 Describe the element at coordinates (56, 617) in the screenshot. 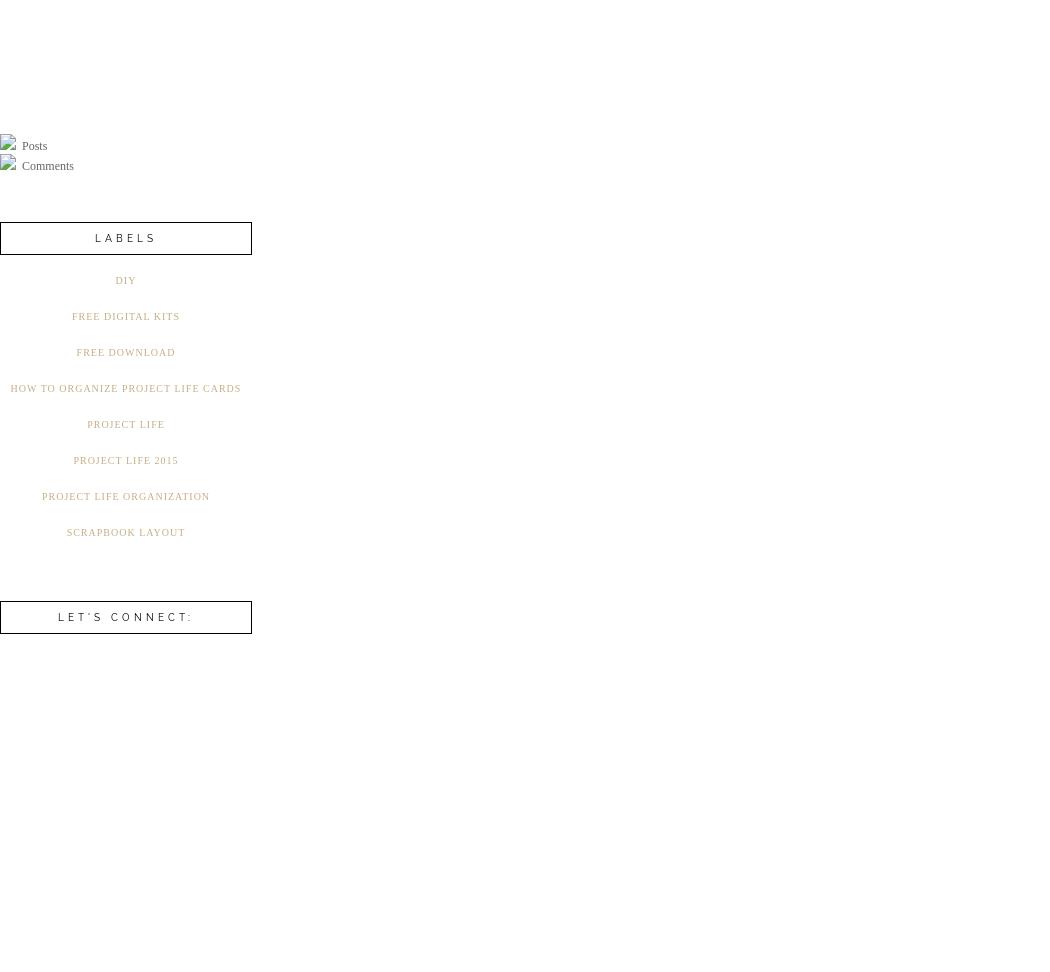

I see `'Let's connect:'` at that location.